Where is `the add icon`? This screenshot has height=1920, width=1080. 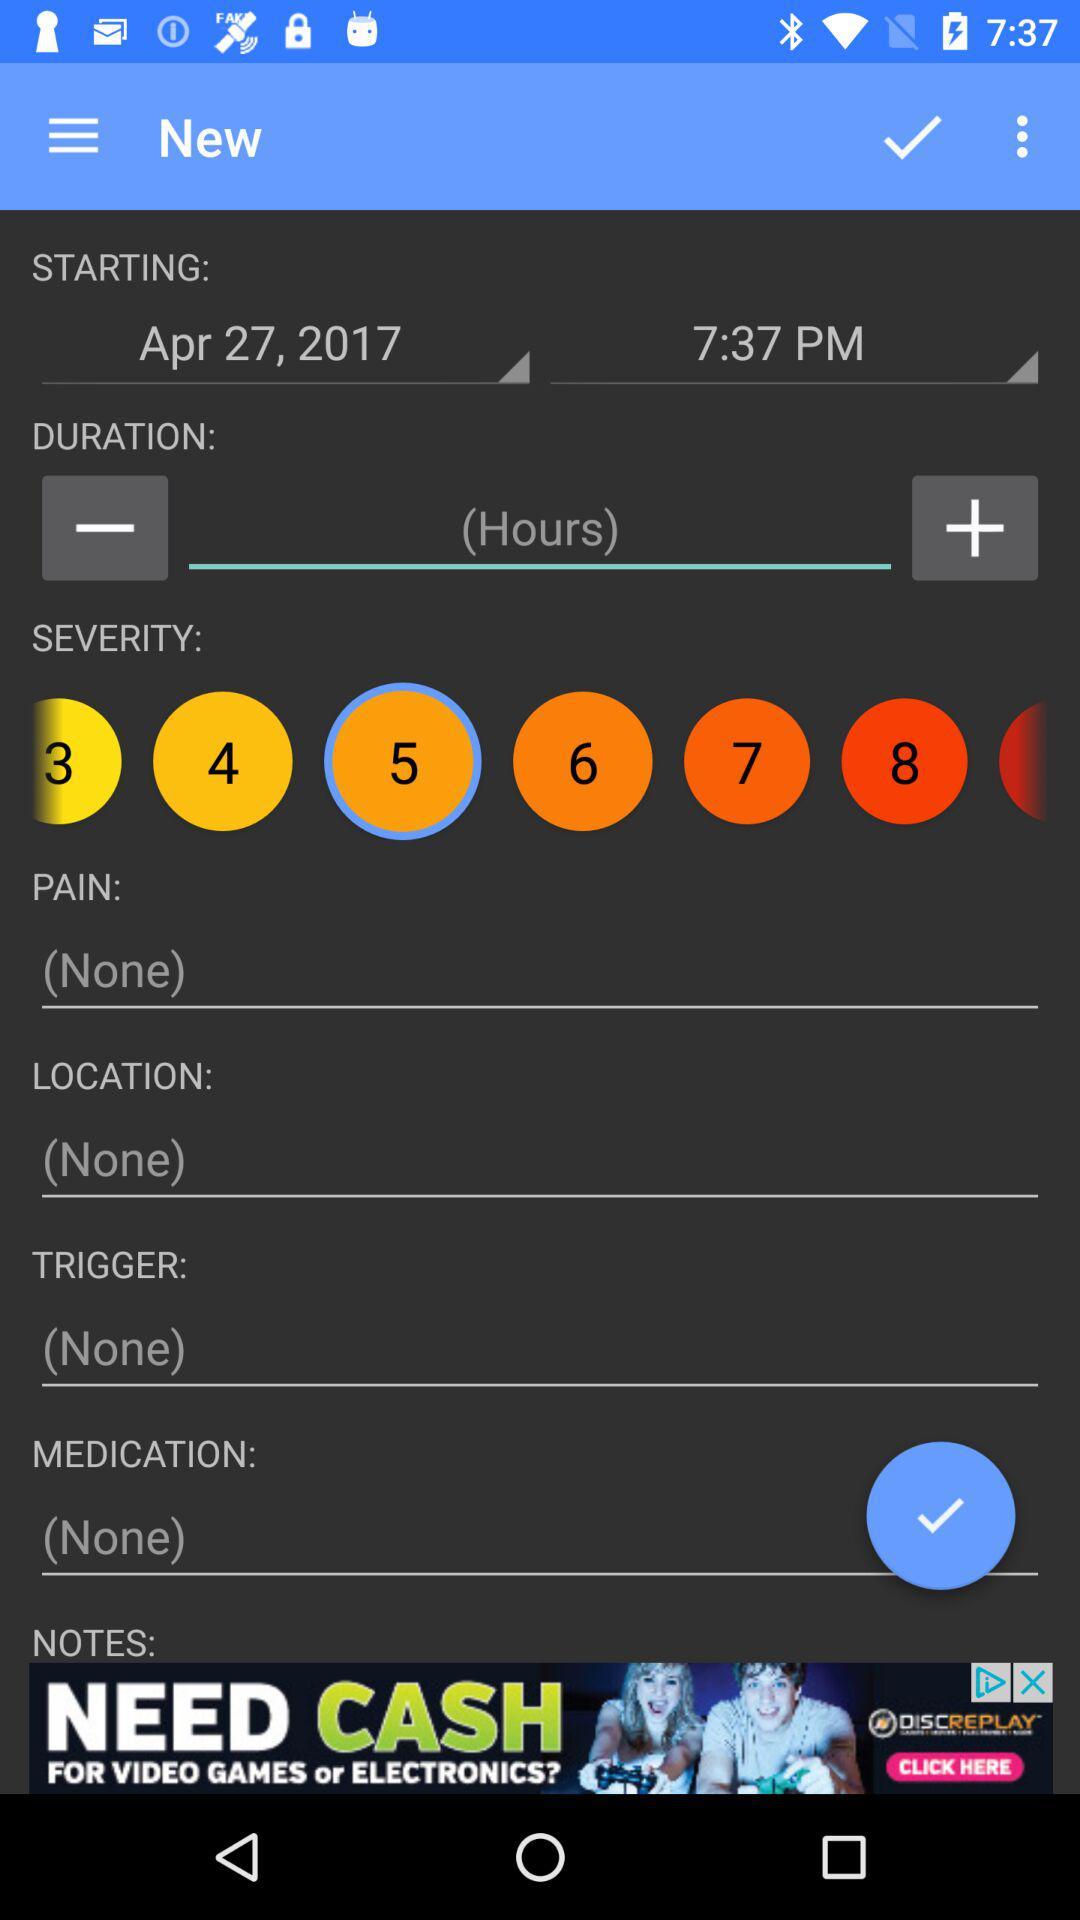
the add icon is located at coordinates (974, 528).